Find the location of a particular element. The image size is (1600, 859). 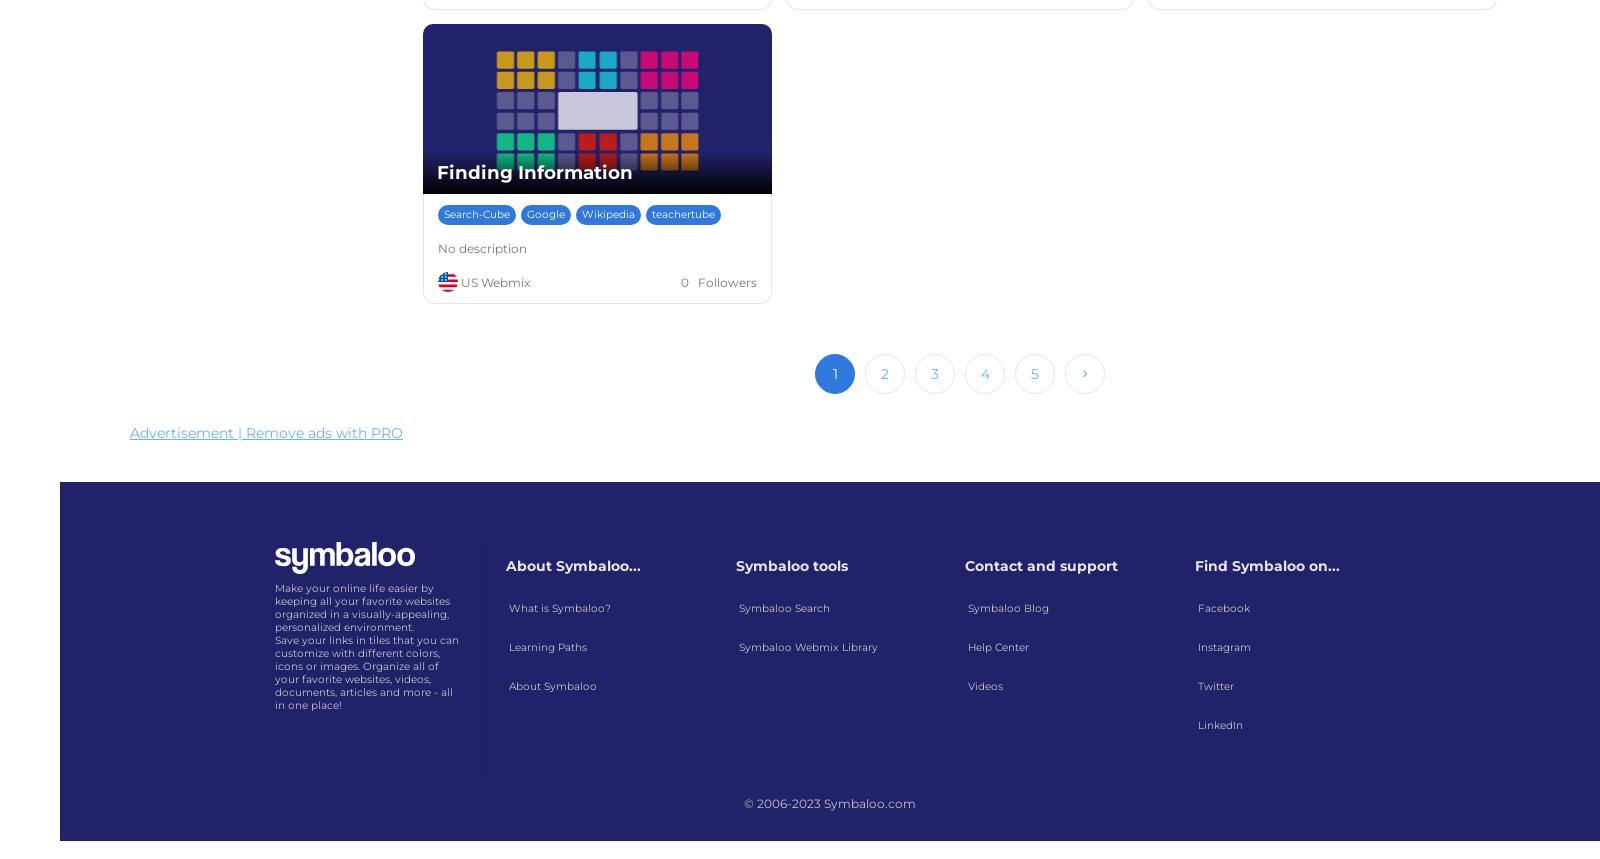

'Help Center' is located at coordinates (997, 646).